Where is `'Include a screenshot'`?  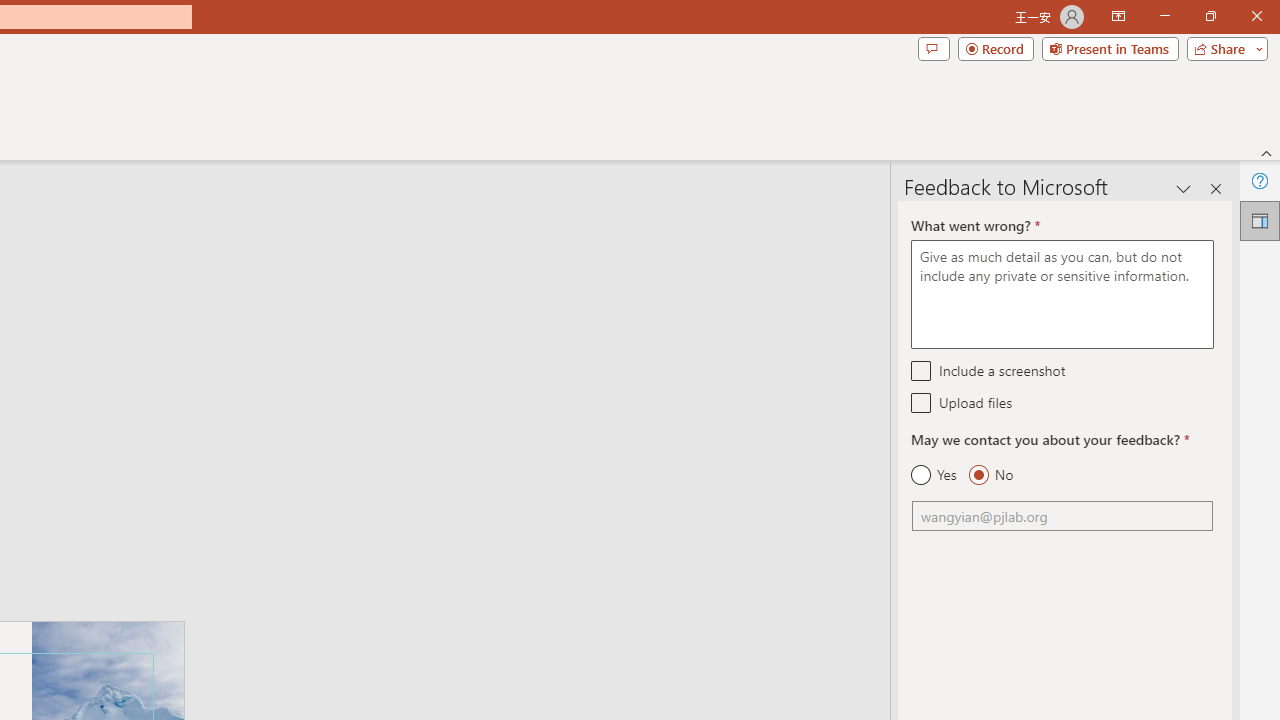
'Include a screenshot' is located at coordinates (920, 370).